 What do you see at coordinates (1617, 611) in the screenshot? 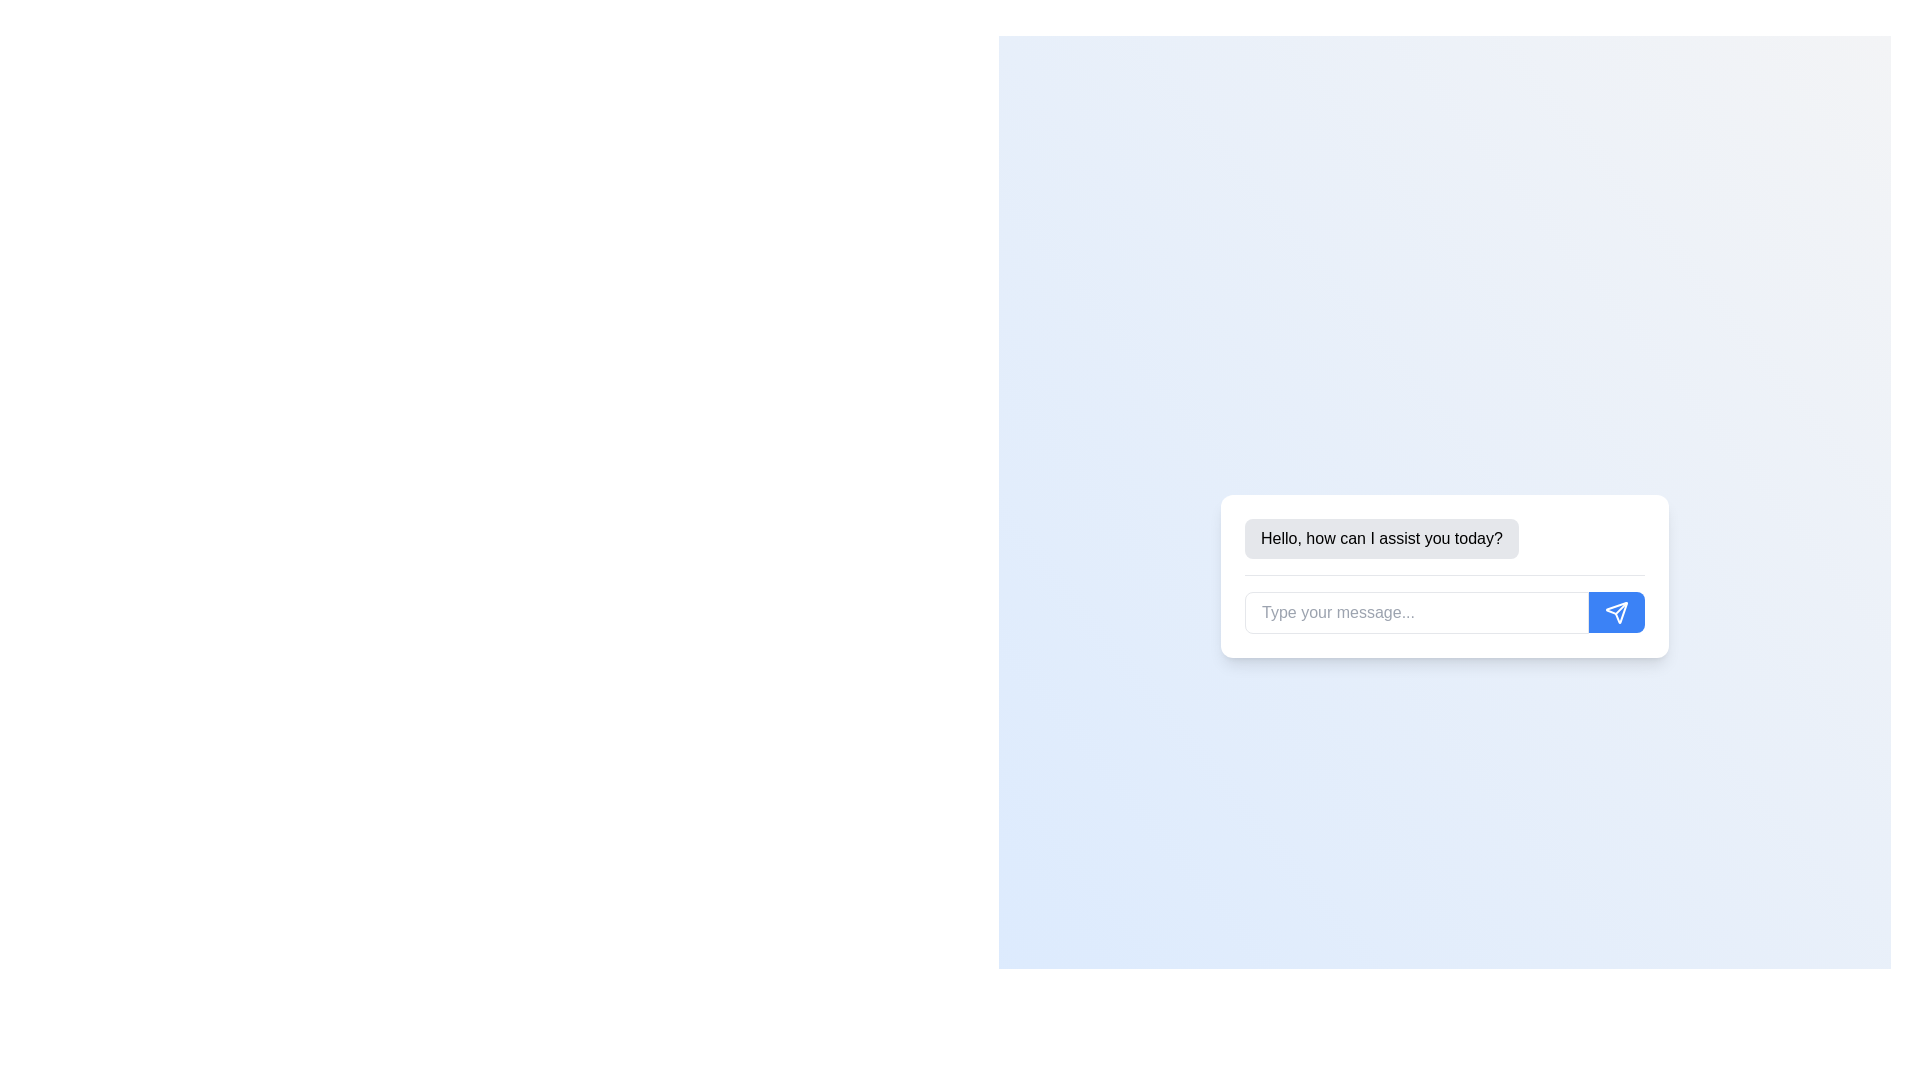
I see `the 'send' icon located in the lower-right corner of the message input area` at bounding box center [1617, 611].